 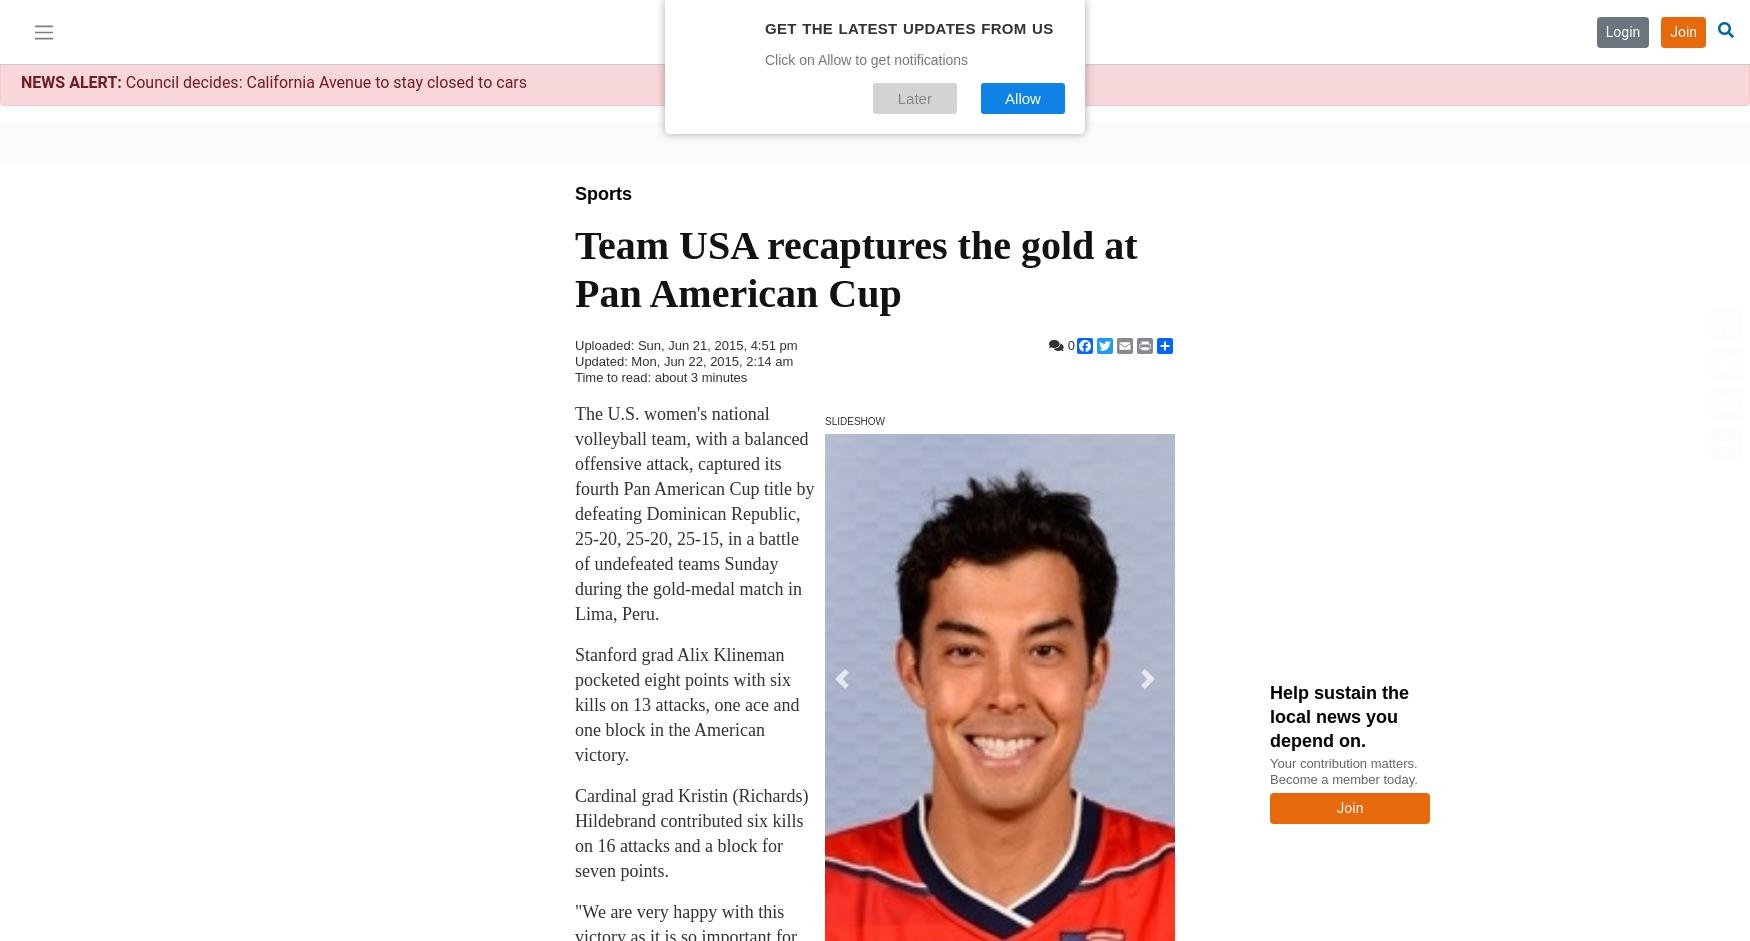 What do you see at coordinates (691, 832) in the screenshot?
I see `'Cardinal grad Kristin (Richards) Hildebrand contributed six kills on 16 attacks and a block for seven points.'` at bounding box center [691, 832].